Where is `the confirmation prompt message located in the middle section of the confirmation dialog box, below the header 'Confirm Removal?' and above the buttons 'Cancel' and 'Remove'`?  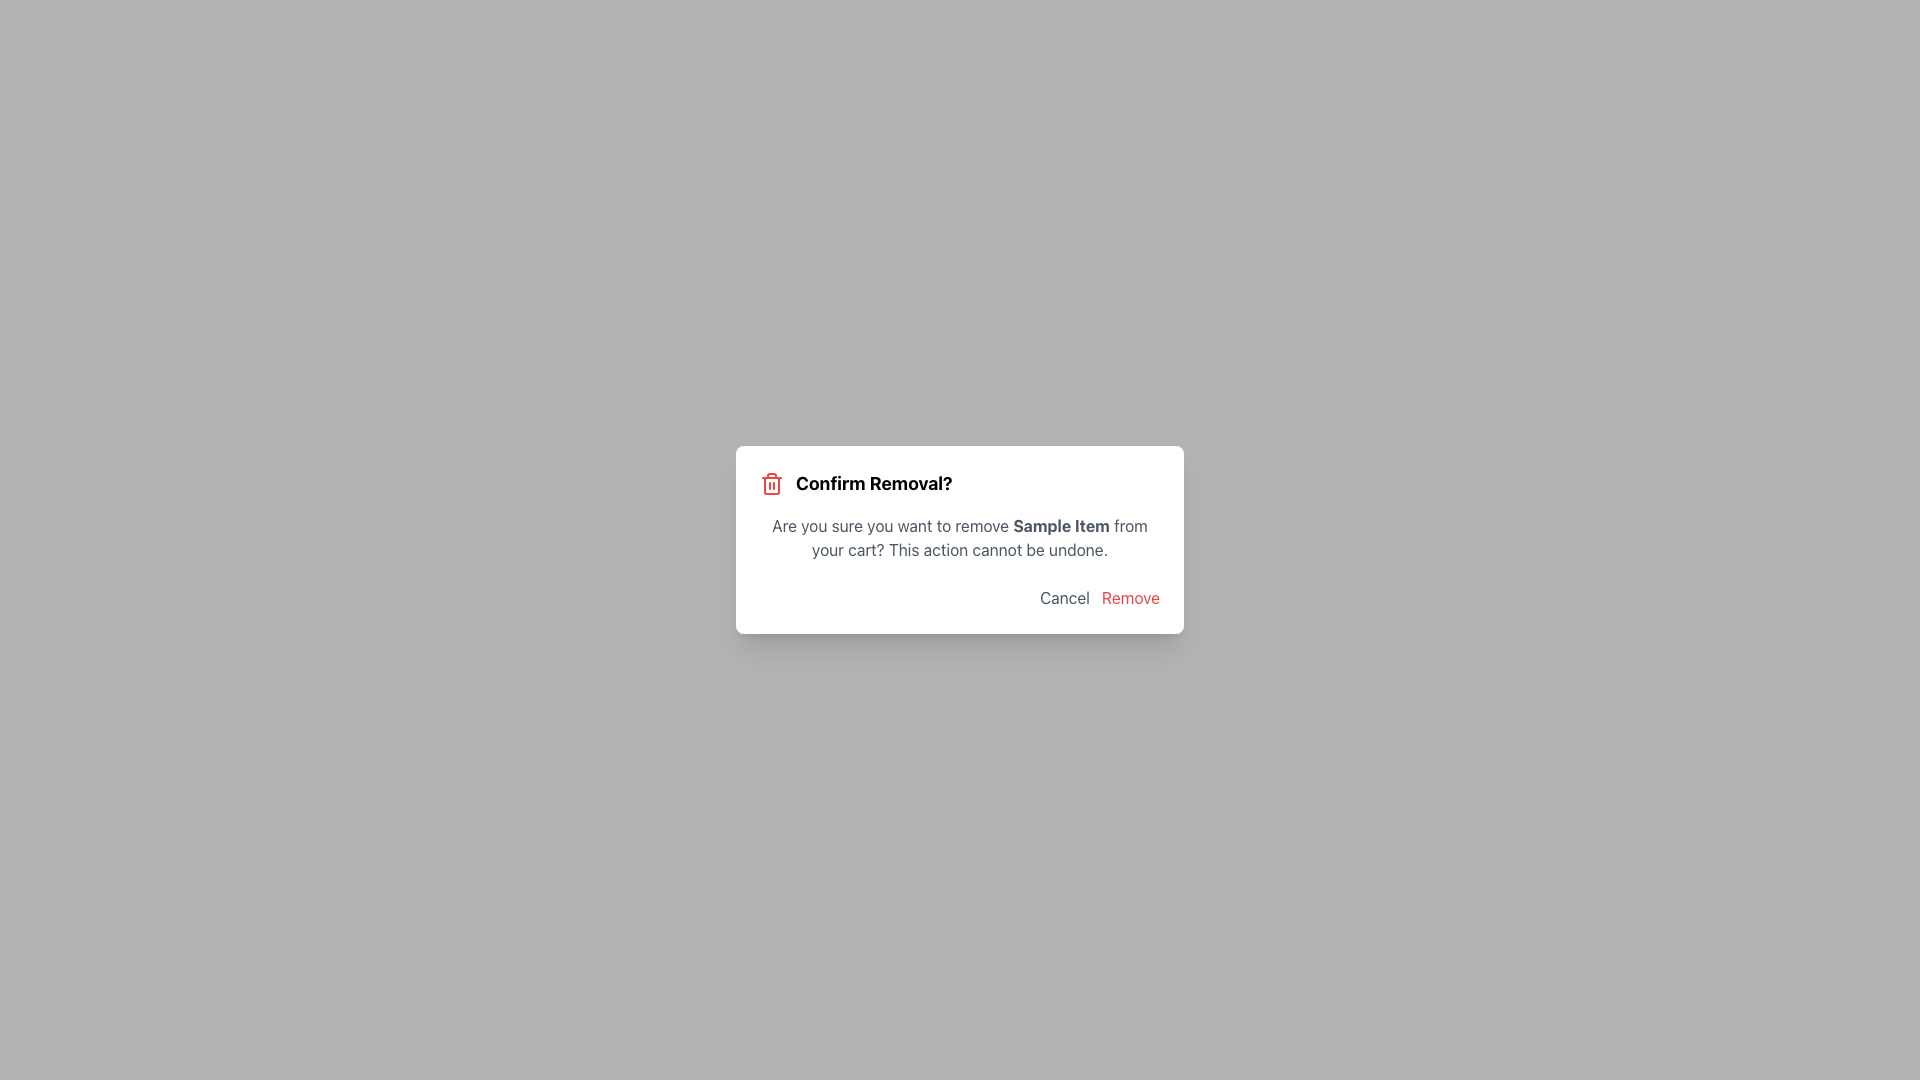
the confirmation prompt message located in the middle section of the confirmation dialog box, below the header 'Confirm Removal?' and above the buttons 'Cancel' and 'Remove' is located at coordinates (960, 536).